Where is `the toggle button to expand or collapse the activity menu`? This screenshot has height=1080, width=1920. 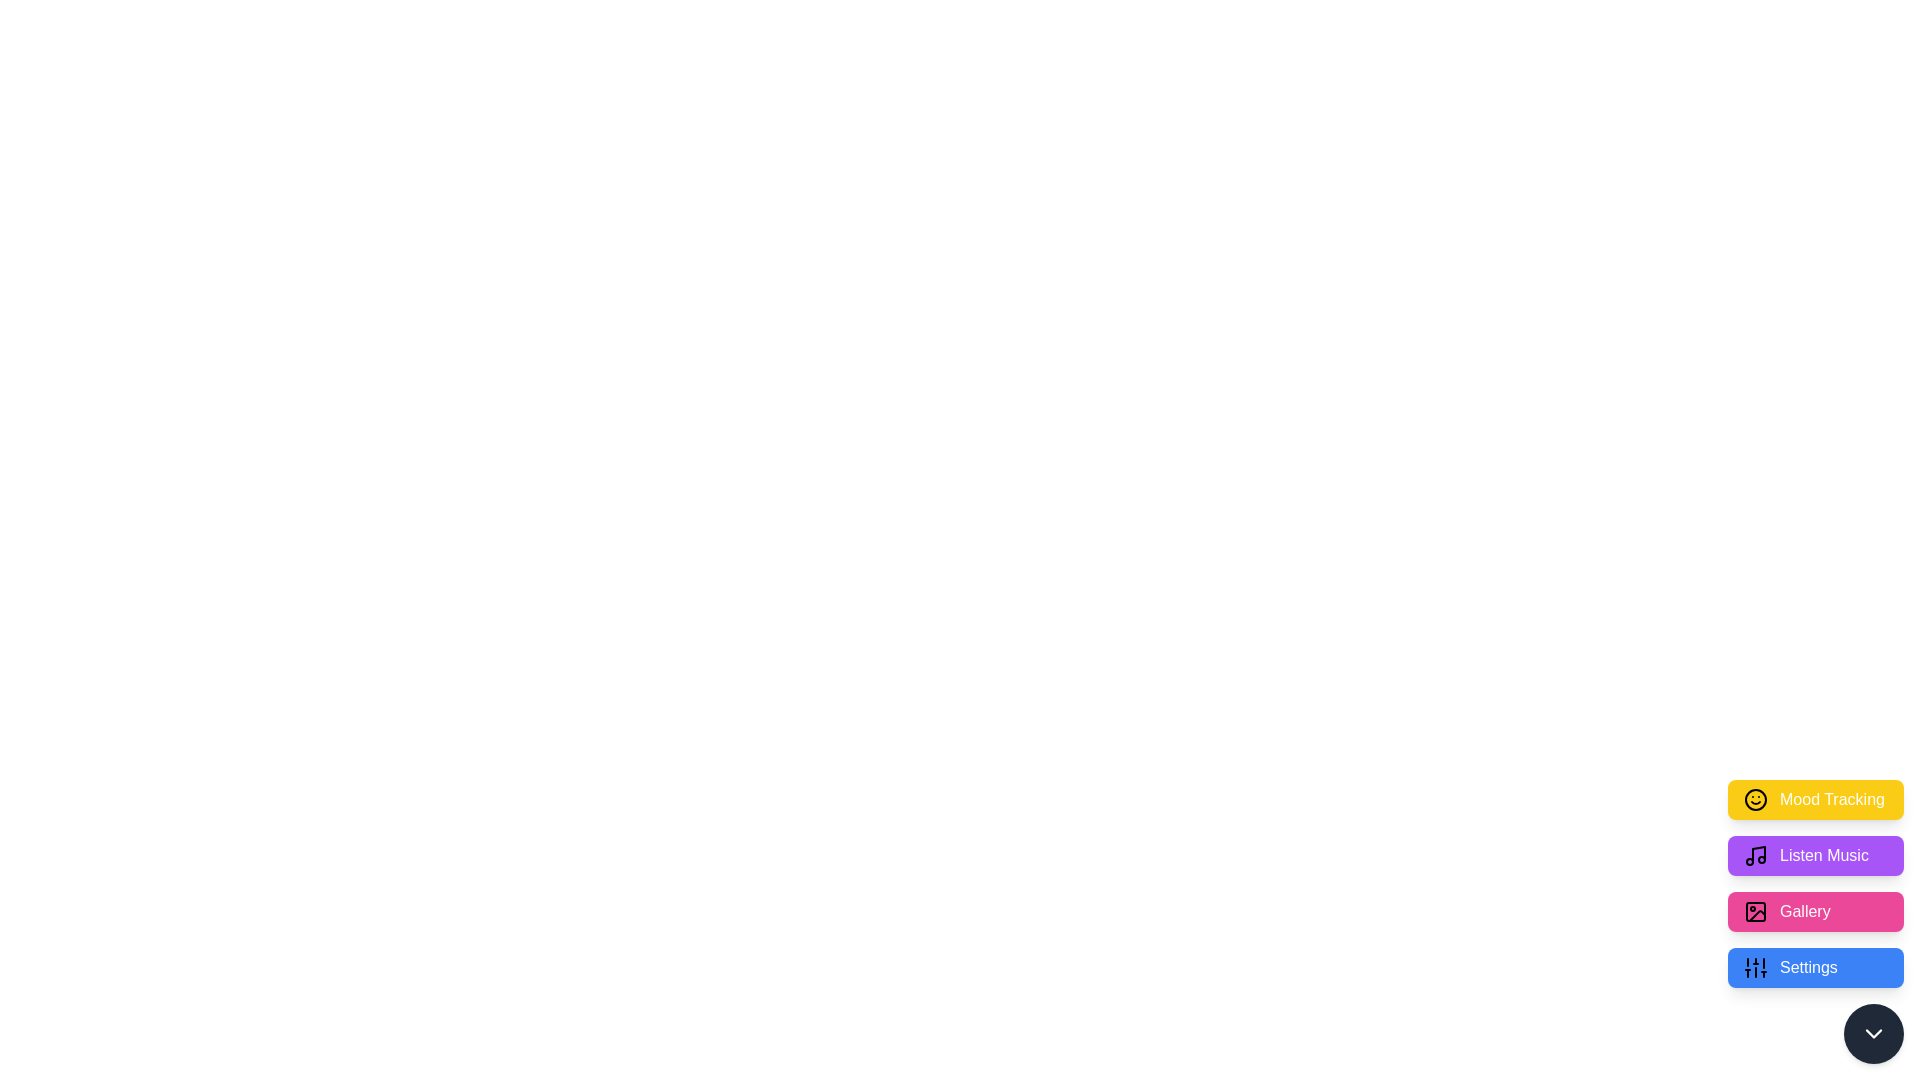
the toggle button to expand or collapse the activity menu is located at coordinates (1872, 1033).